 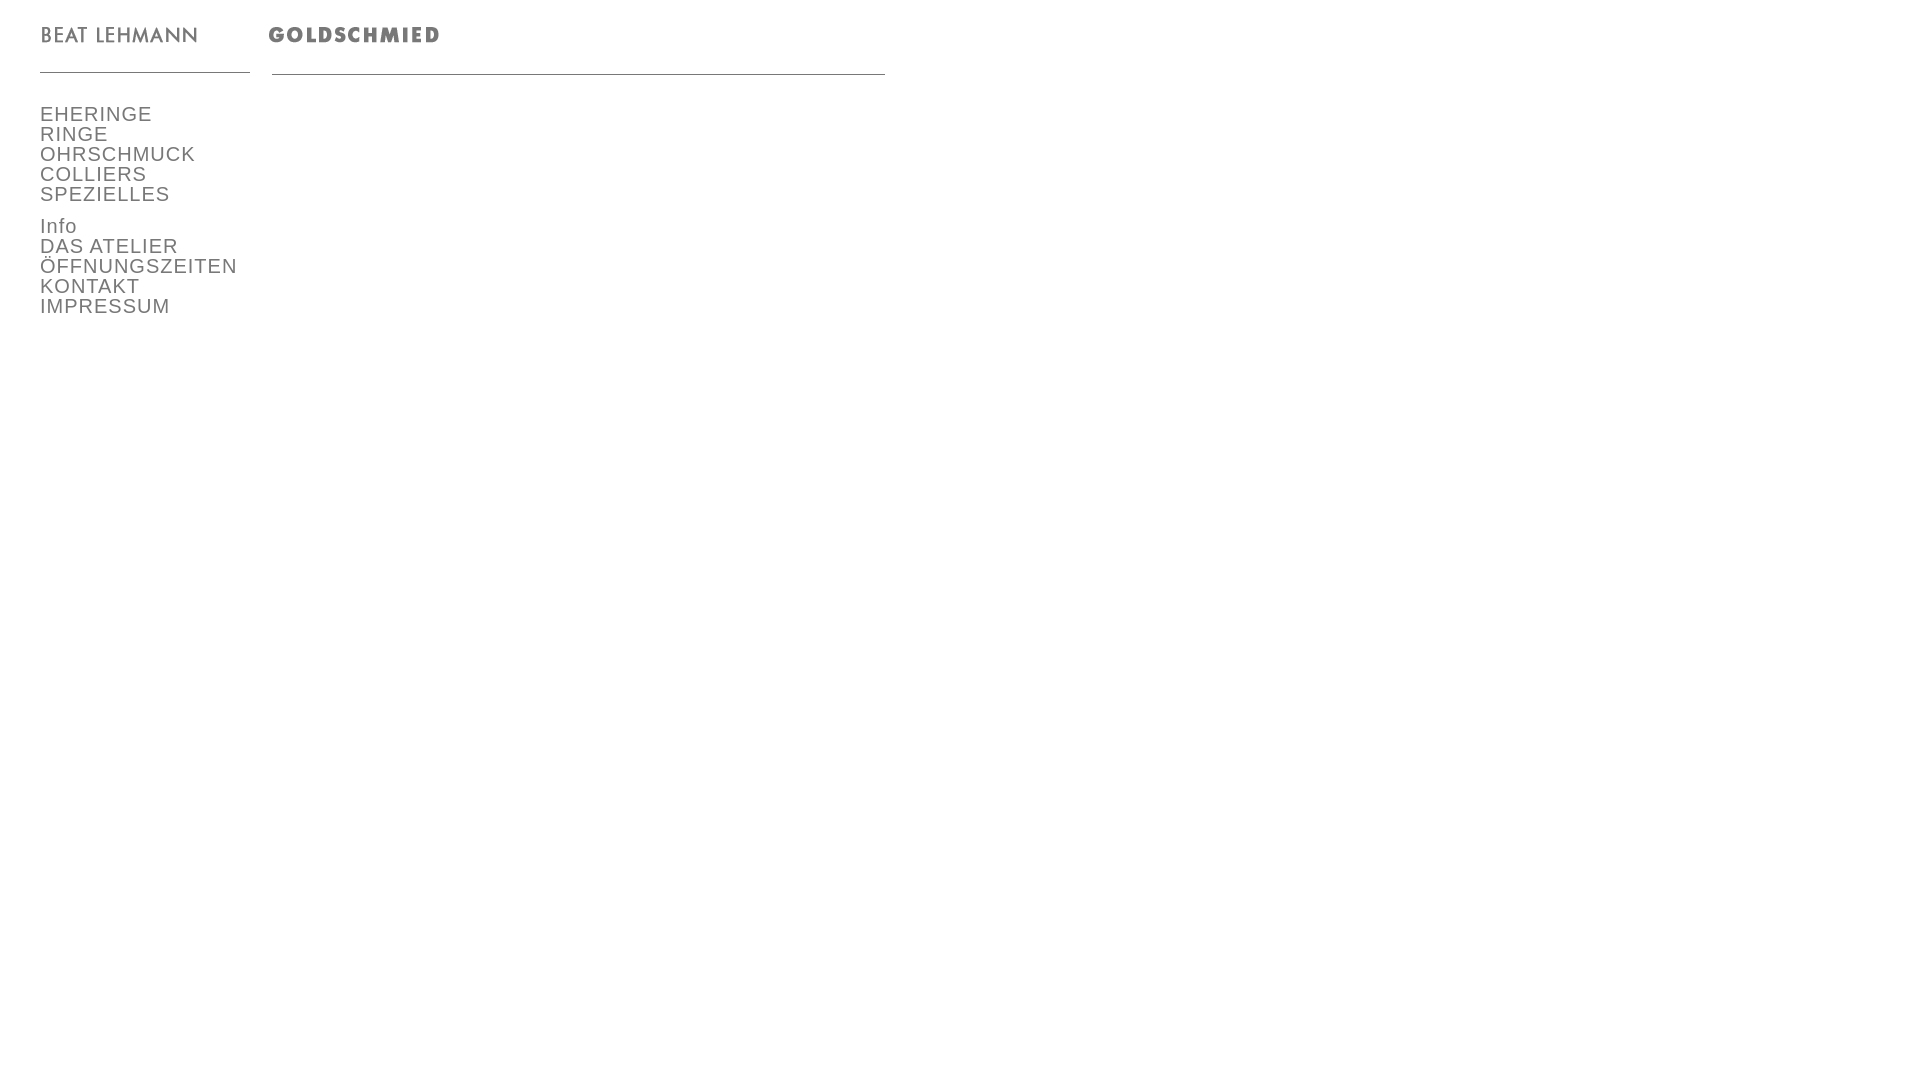 What do you see at coordinates (104, 193) in the screenshot?
I see `'SPEZIELLES'` at bounding box center [104, 193].